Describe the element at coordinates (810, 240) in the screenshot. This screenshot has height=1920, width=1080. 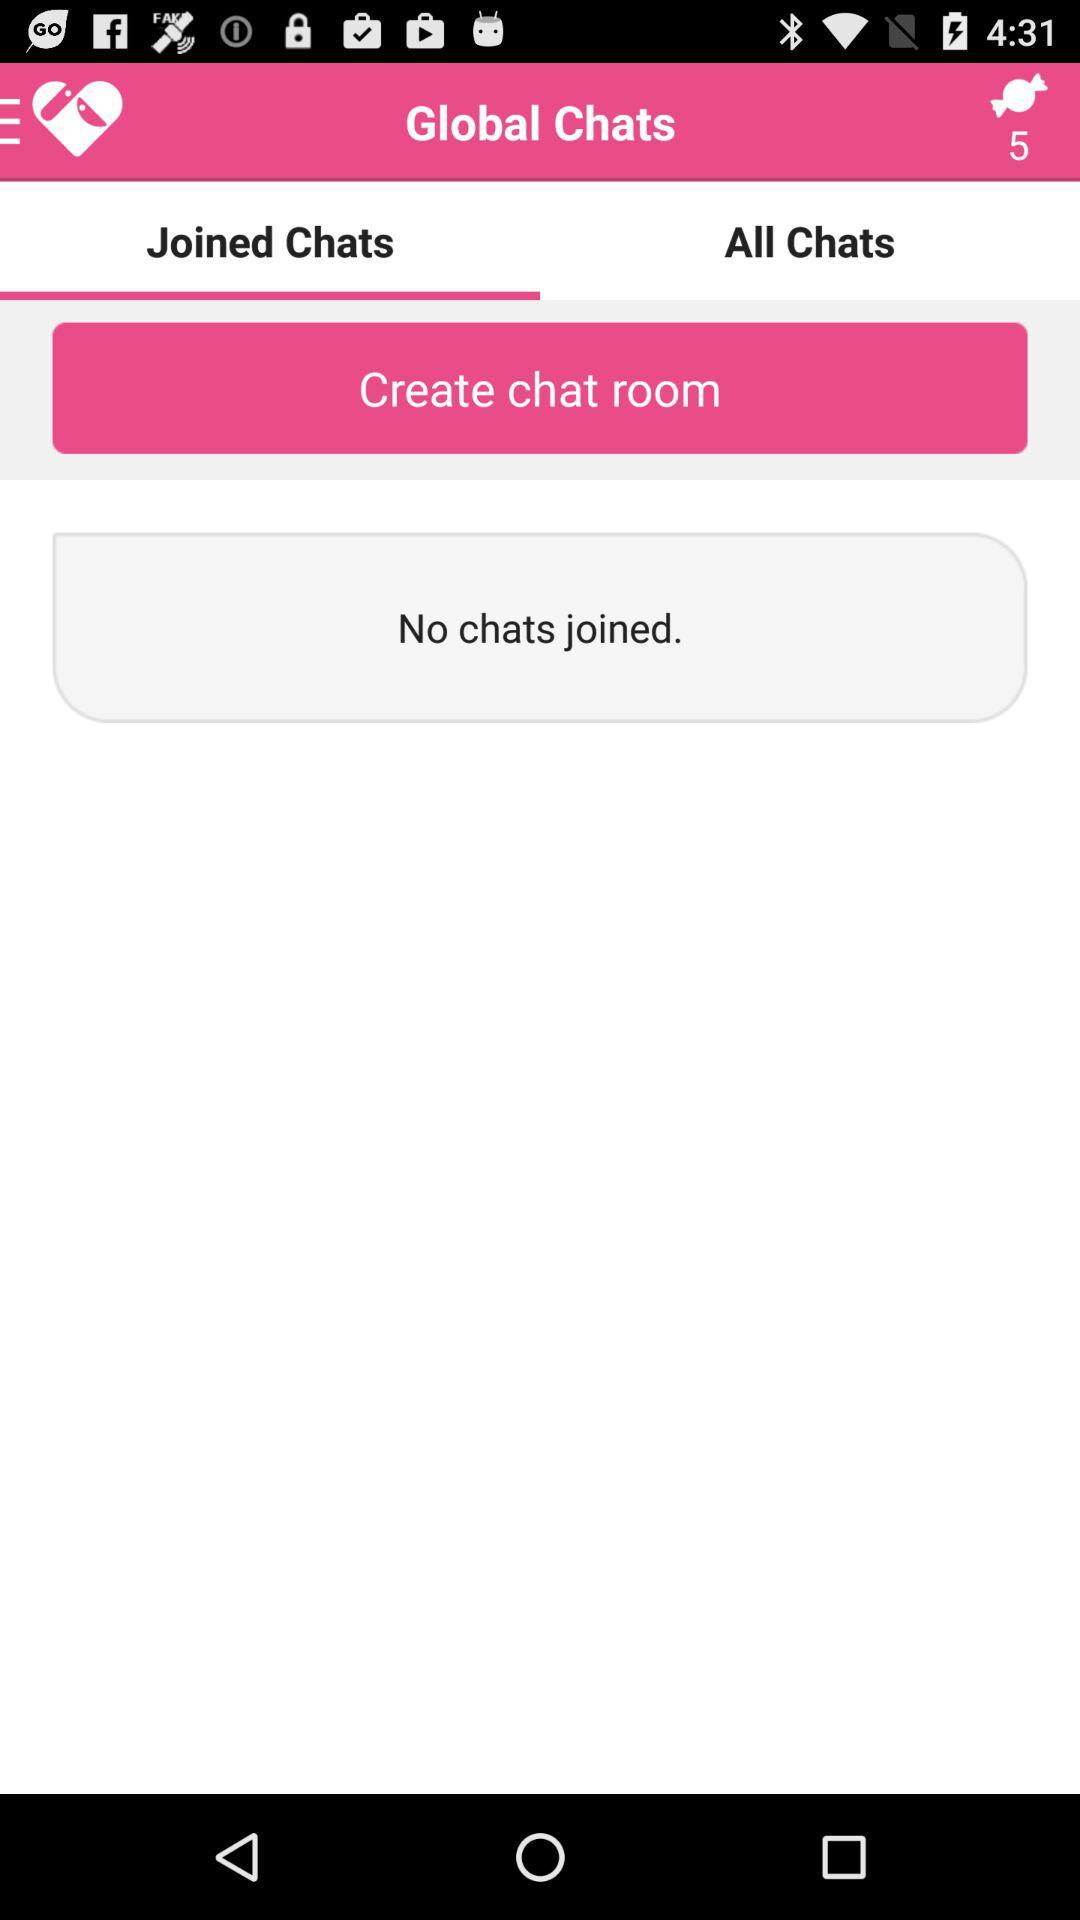
I see `the all chats` at that location.